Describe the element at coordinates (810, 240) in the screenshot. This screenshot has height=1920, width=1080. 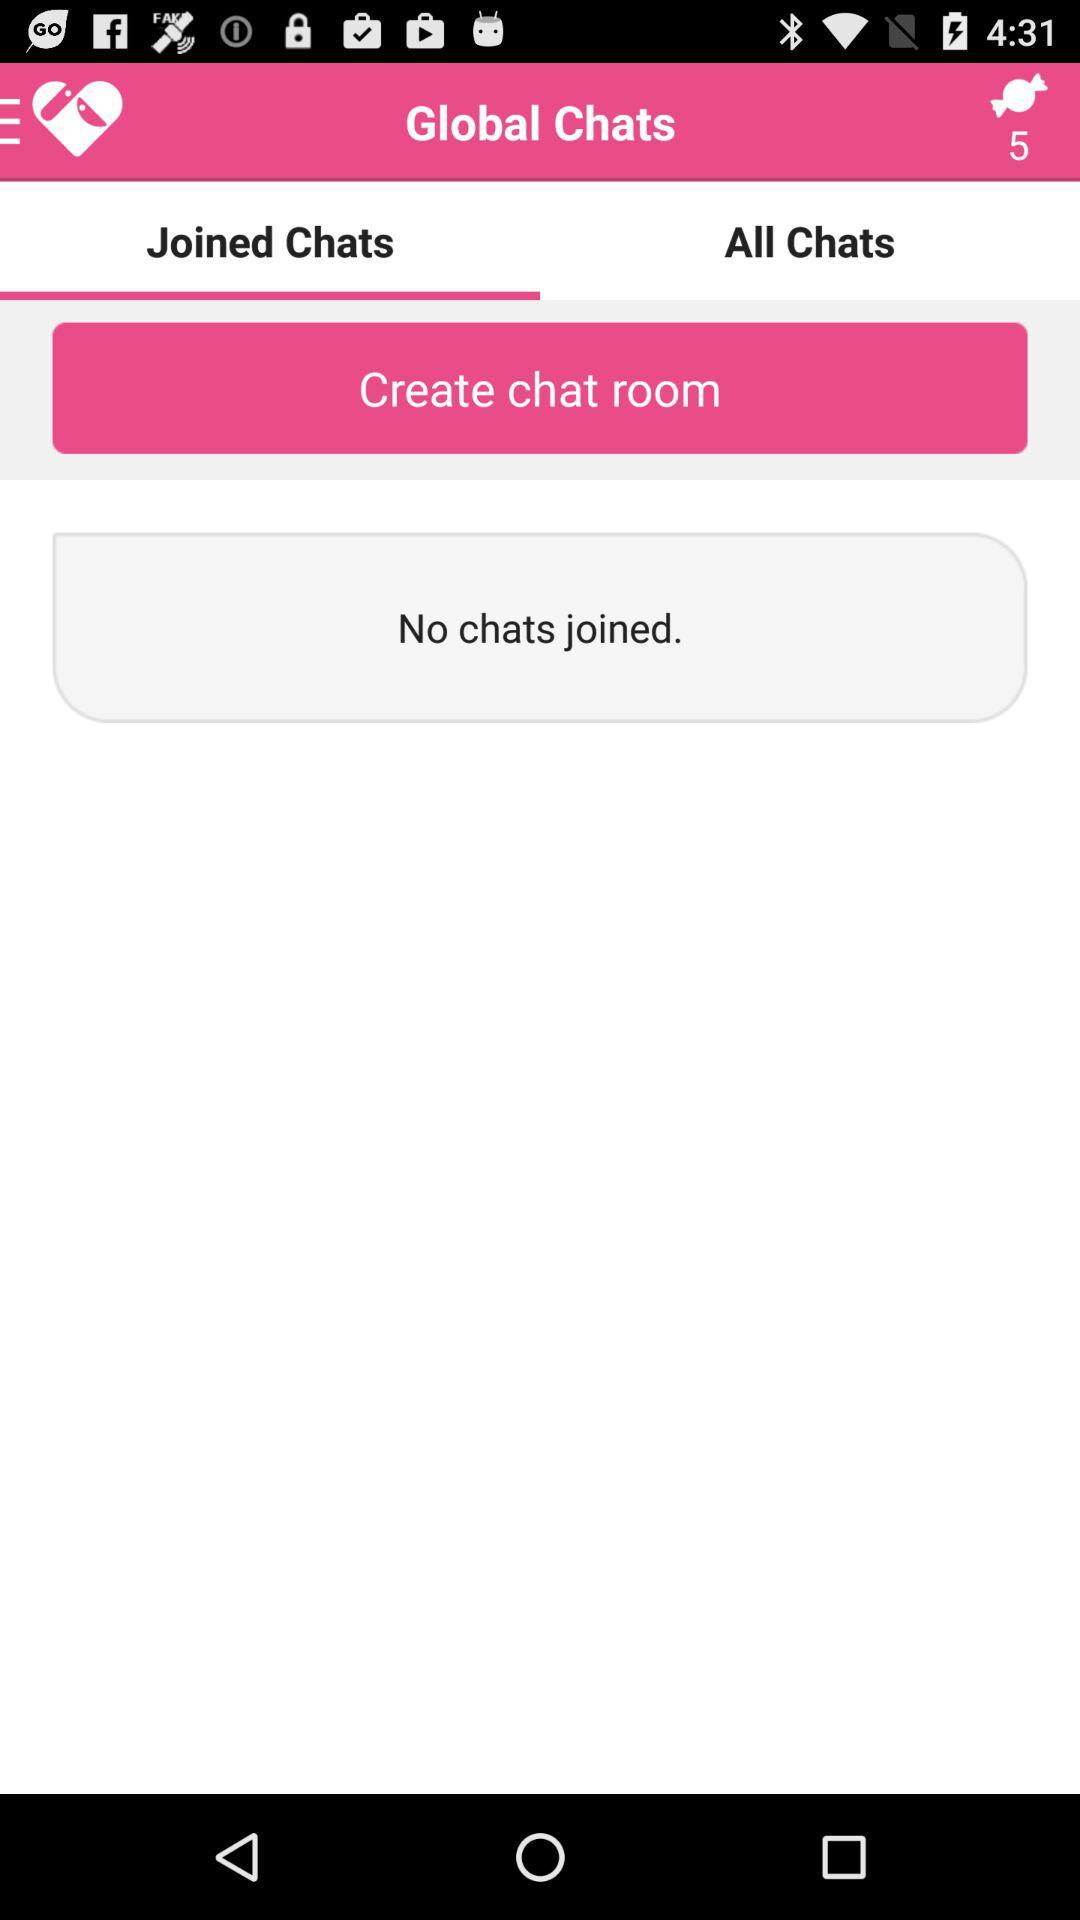
I see `the all chats` at that location.